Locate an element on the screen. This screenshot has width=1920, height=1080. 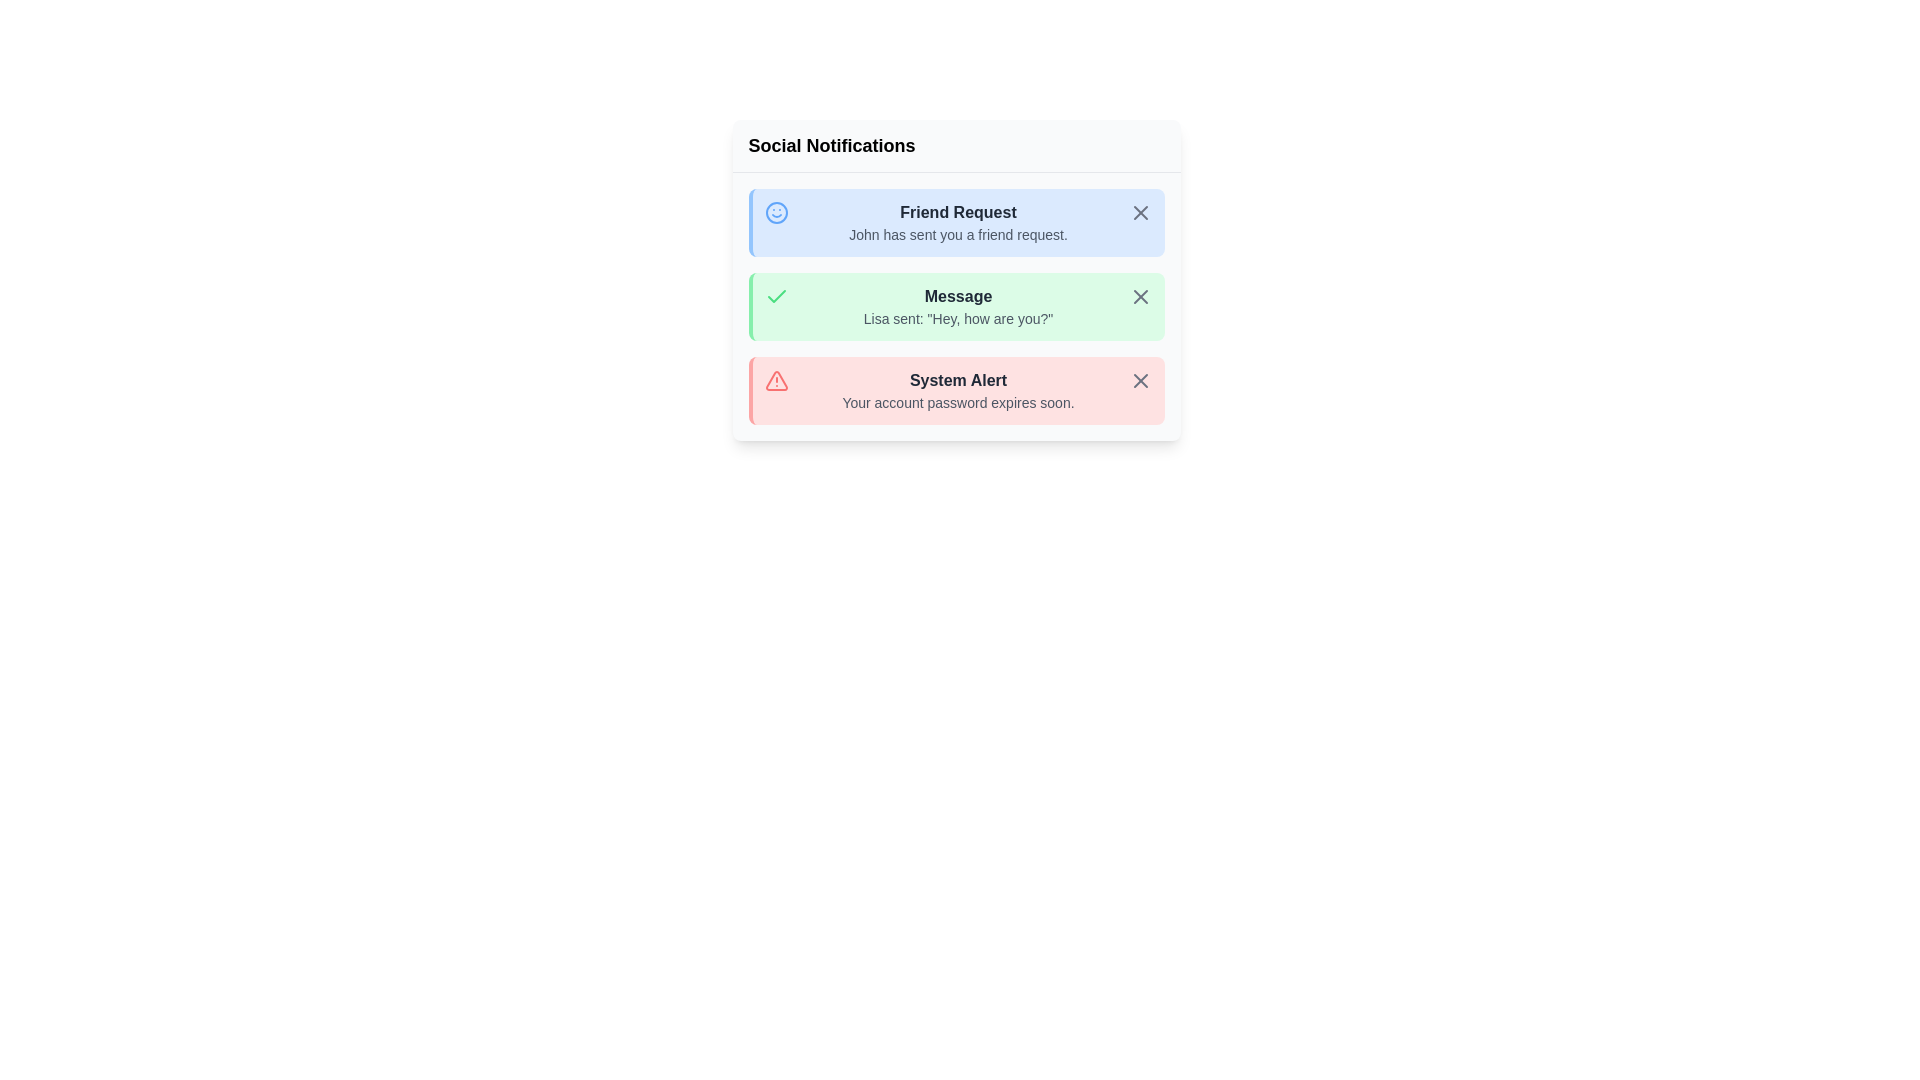
the warning icon located on the left side of the text in the 'System Alert' notification to draw attention to the associated message is located at coordinates (775, 381).